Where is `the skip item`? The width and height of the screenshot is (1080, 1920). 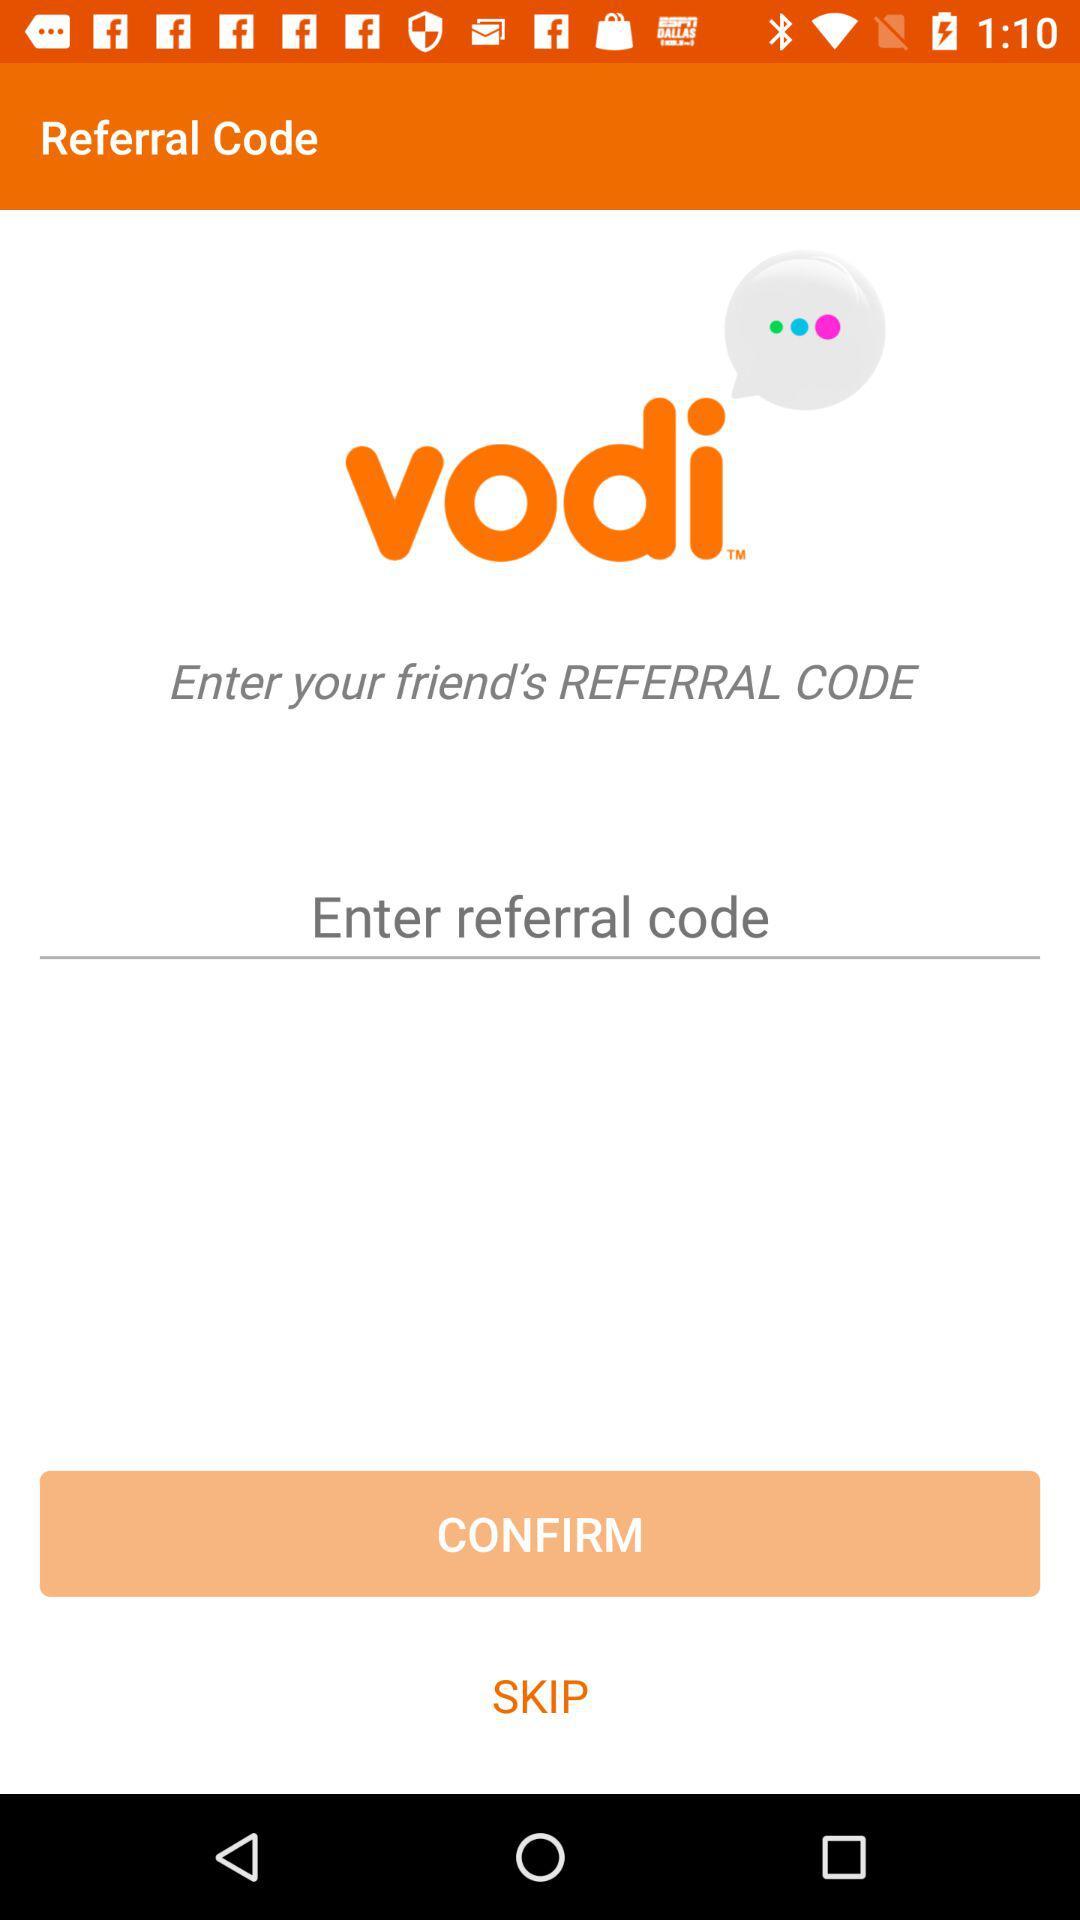
the skip item is located at coordinates (540, 1694).